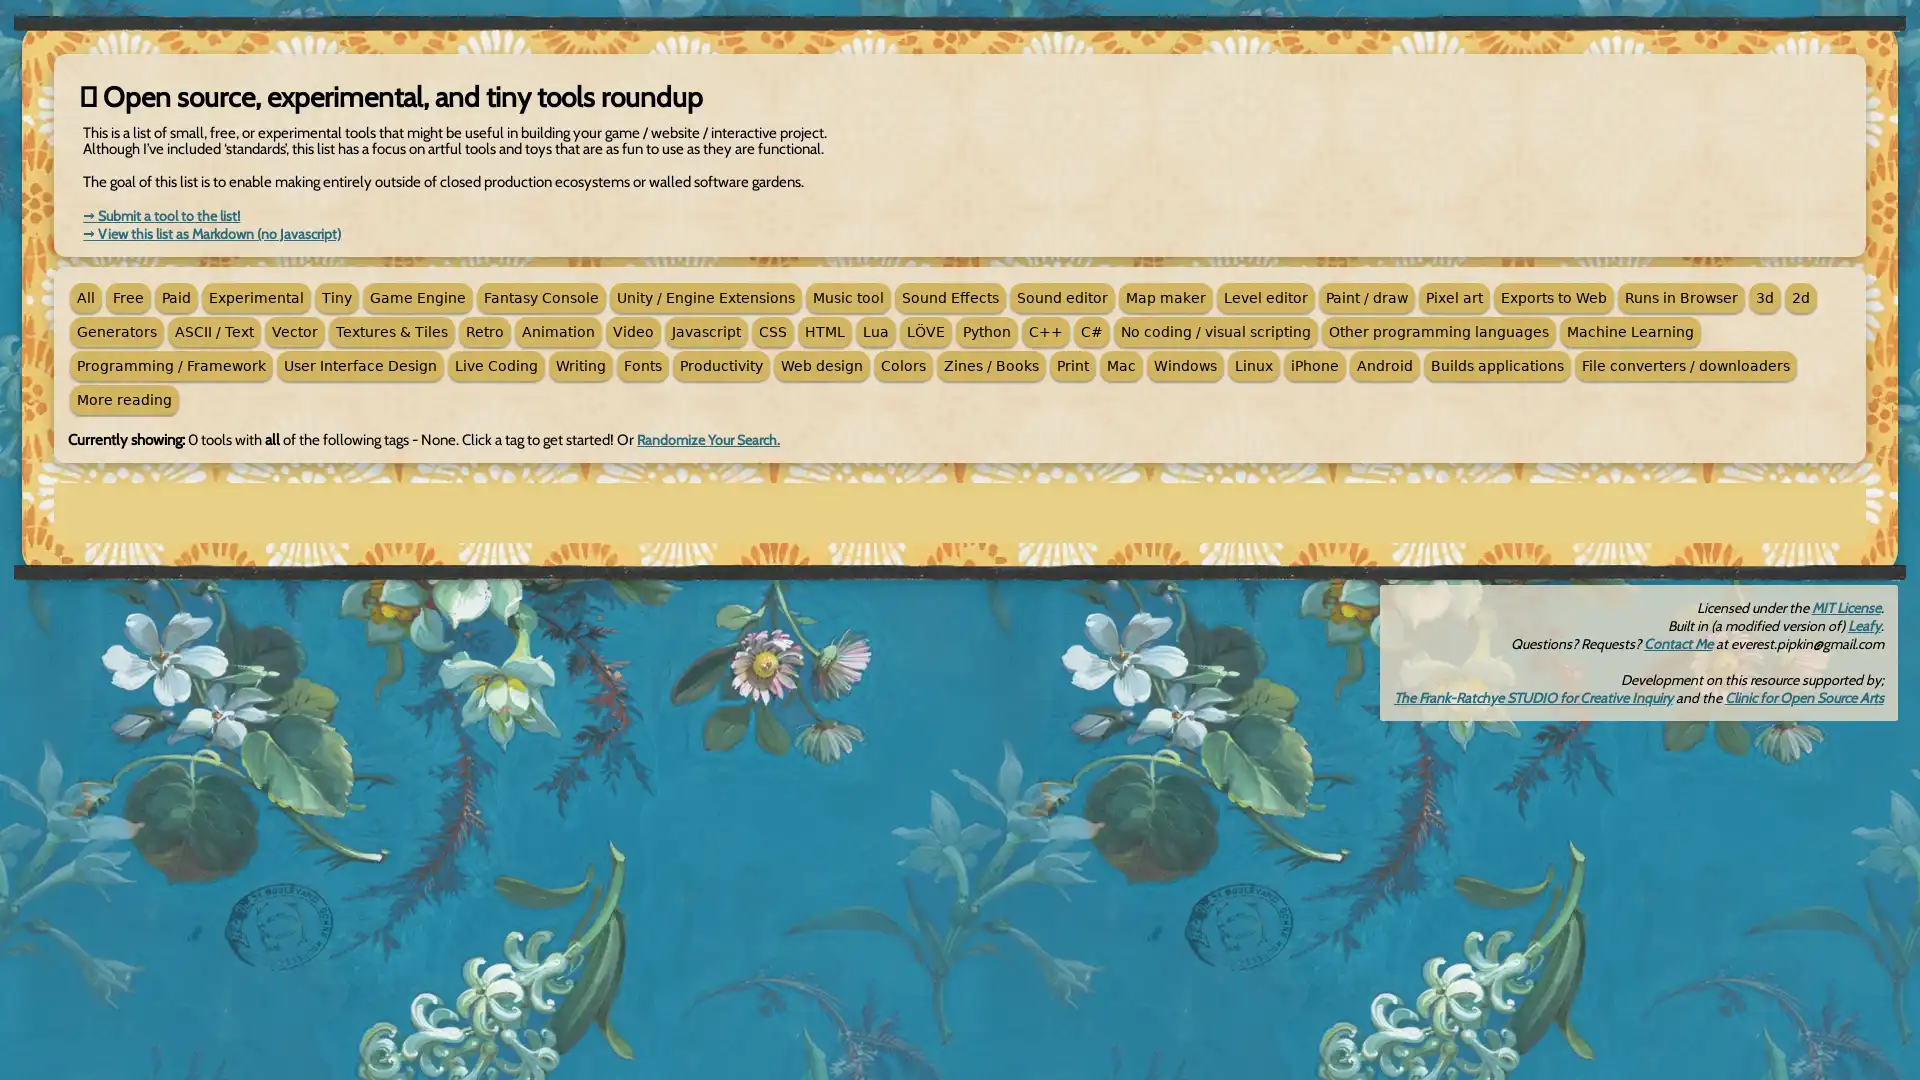 Image resolution: width=1920 pixels, height=1080 pixels. Describe the element at coordinates (632, 330) in the screenshot. I see `Video` at that location.